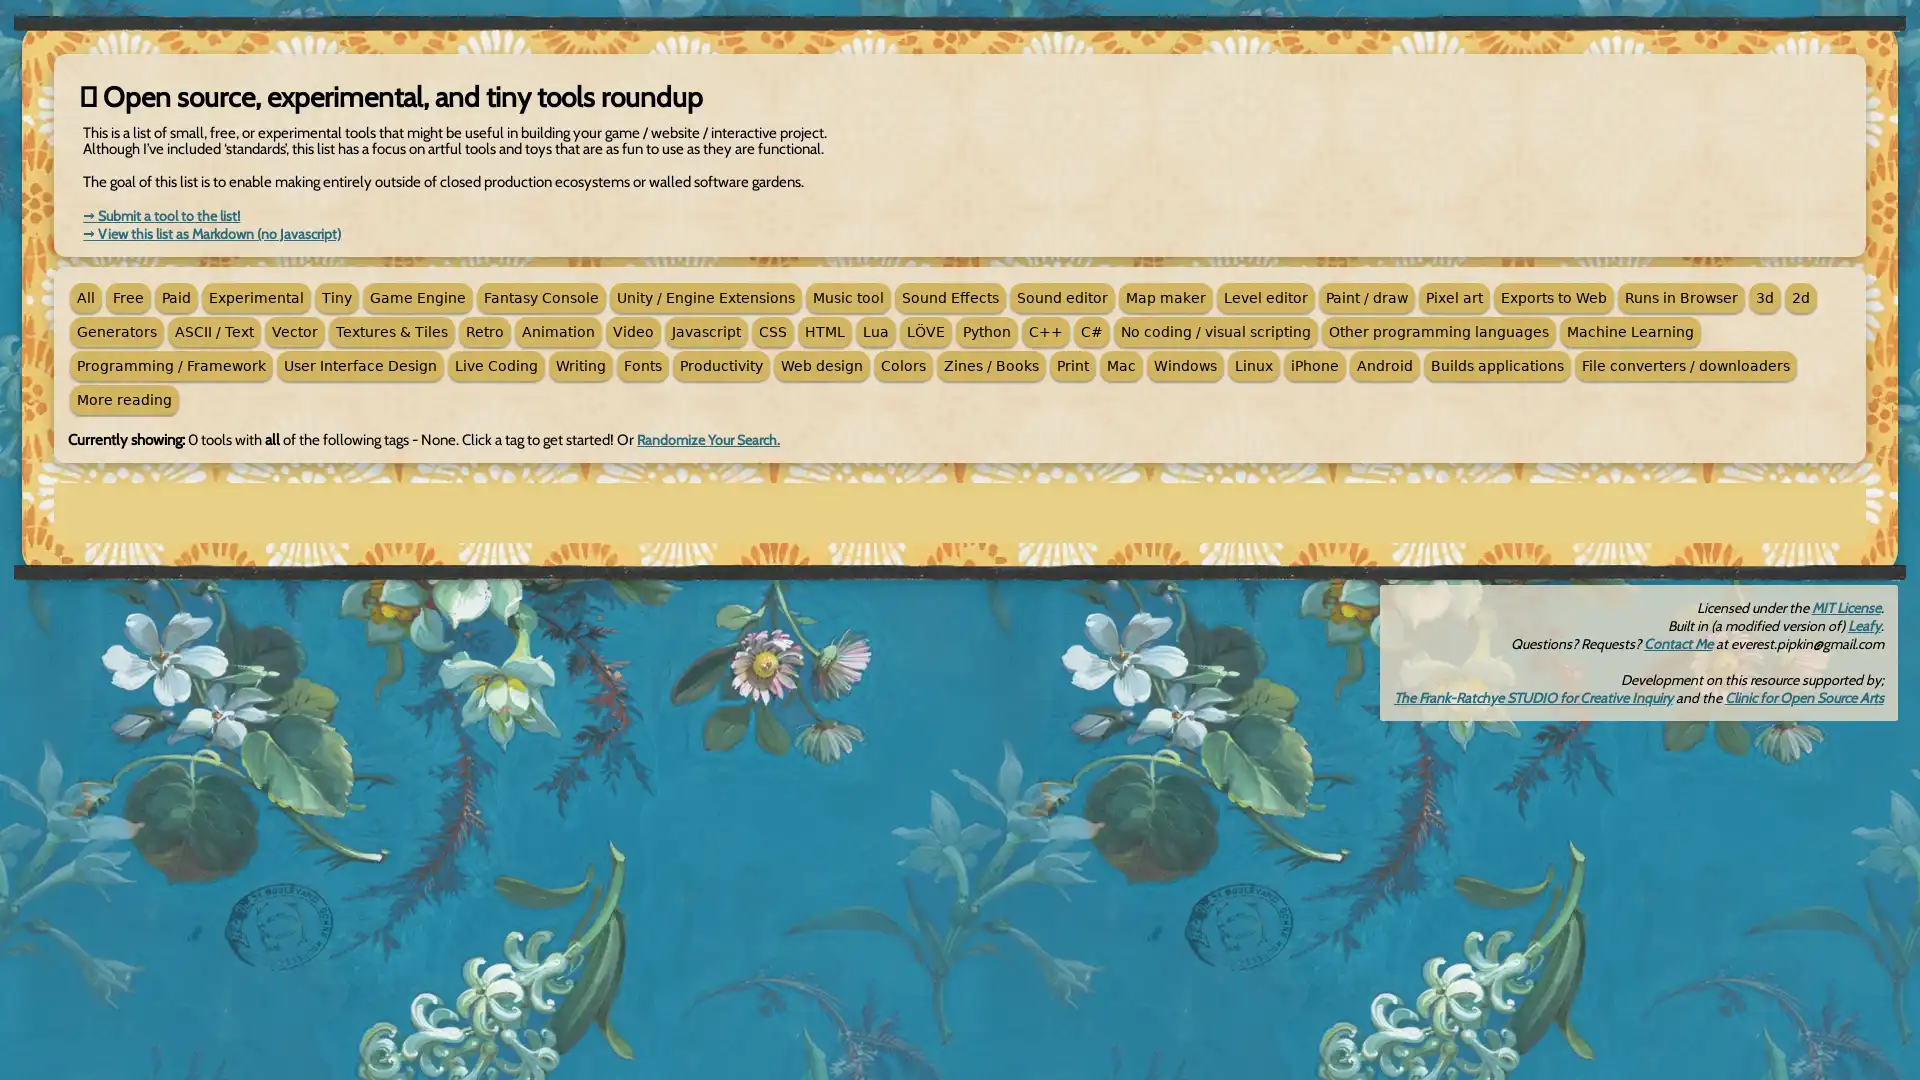 Image resolution: width=1920 pixels, height=1080 pixels. Describe the element at coordinates (632, 330) in the screenshot. I see `Video` at that location.